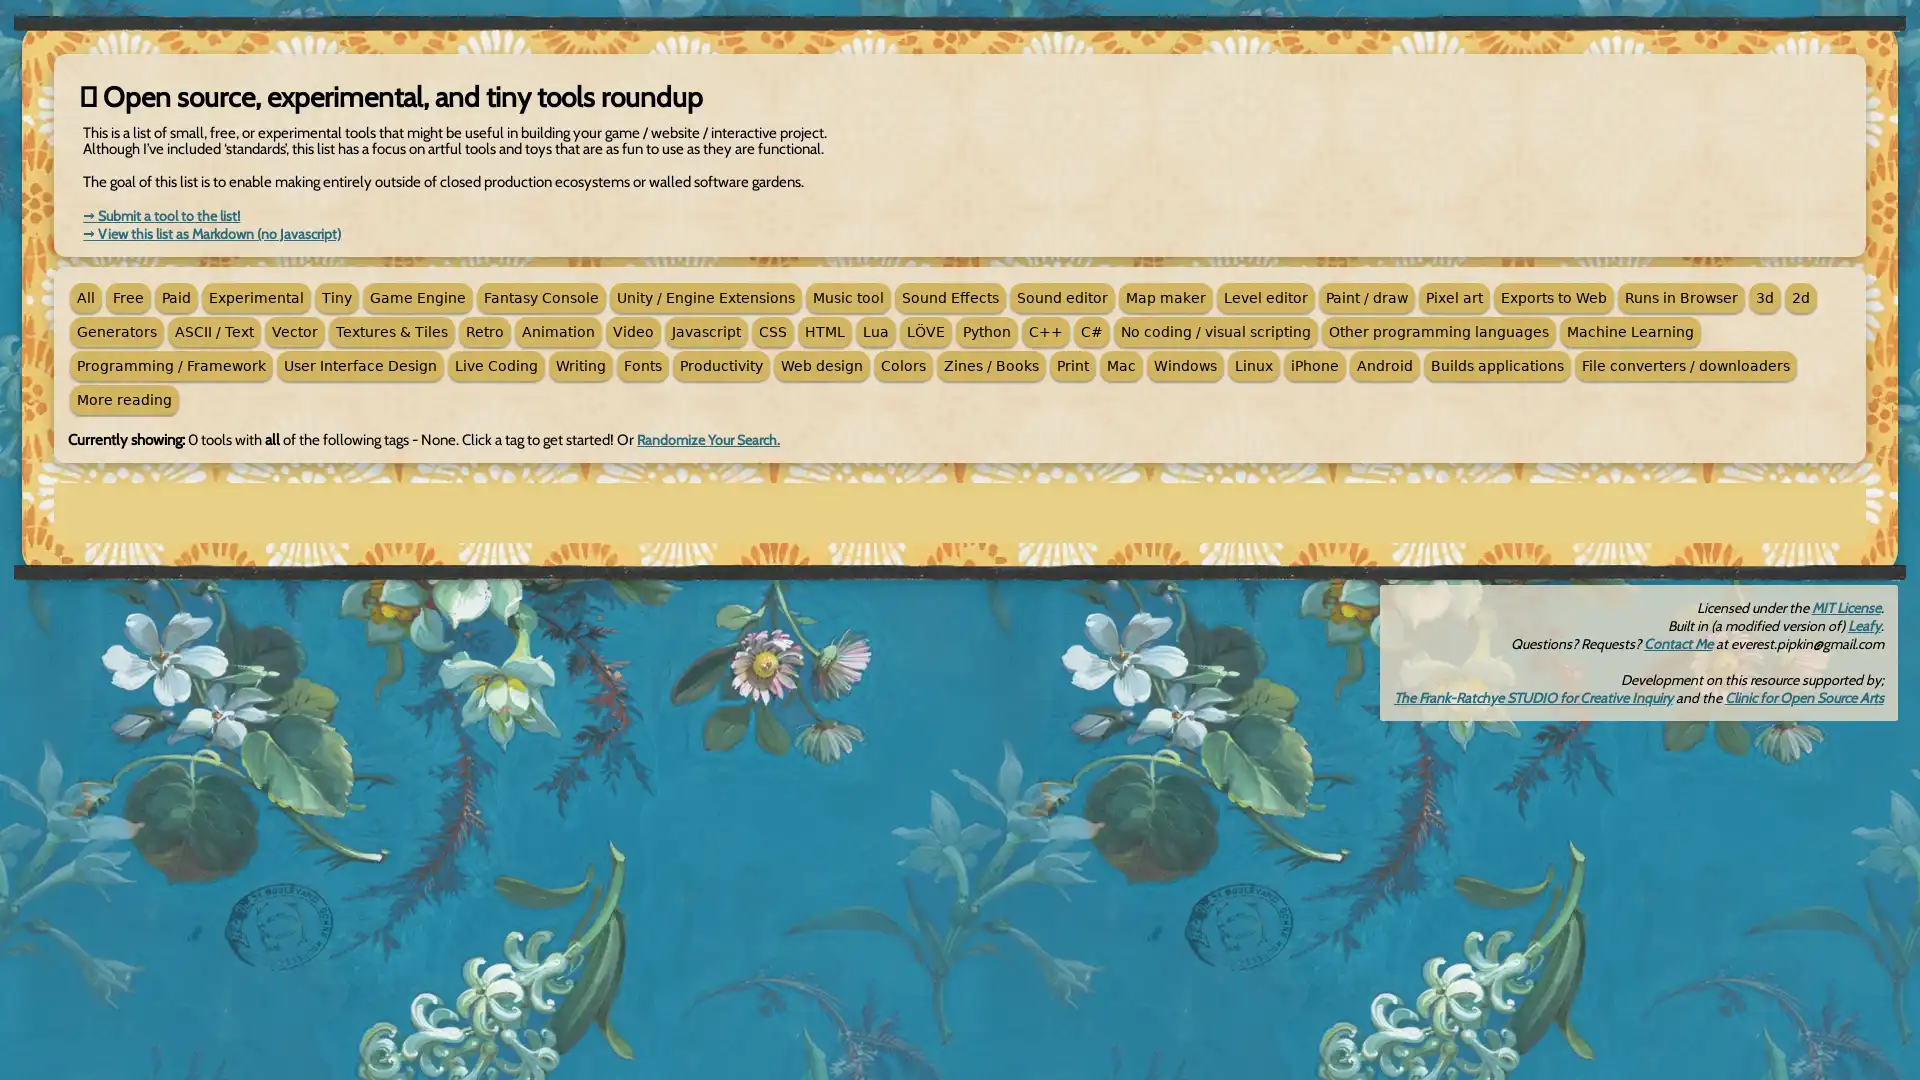 Image resolution: width=1920 pixels, height=1080 pixels. Describe the element at coordinates (632, 330) in the screenshot. I see `Video` at that location.